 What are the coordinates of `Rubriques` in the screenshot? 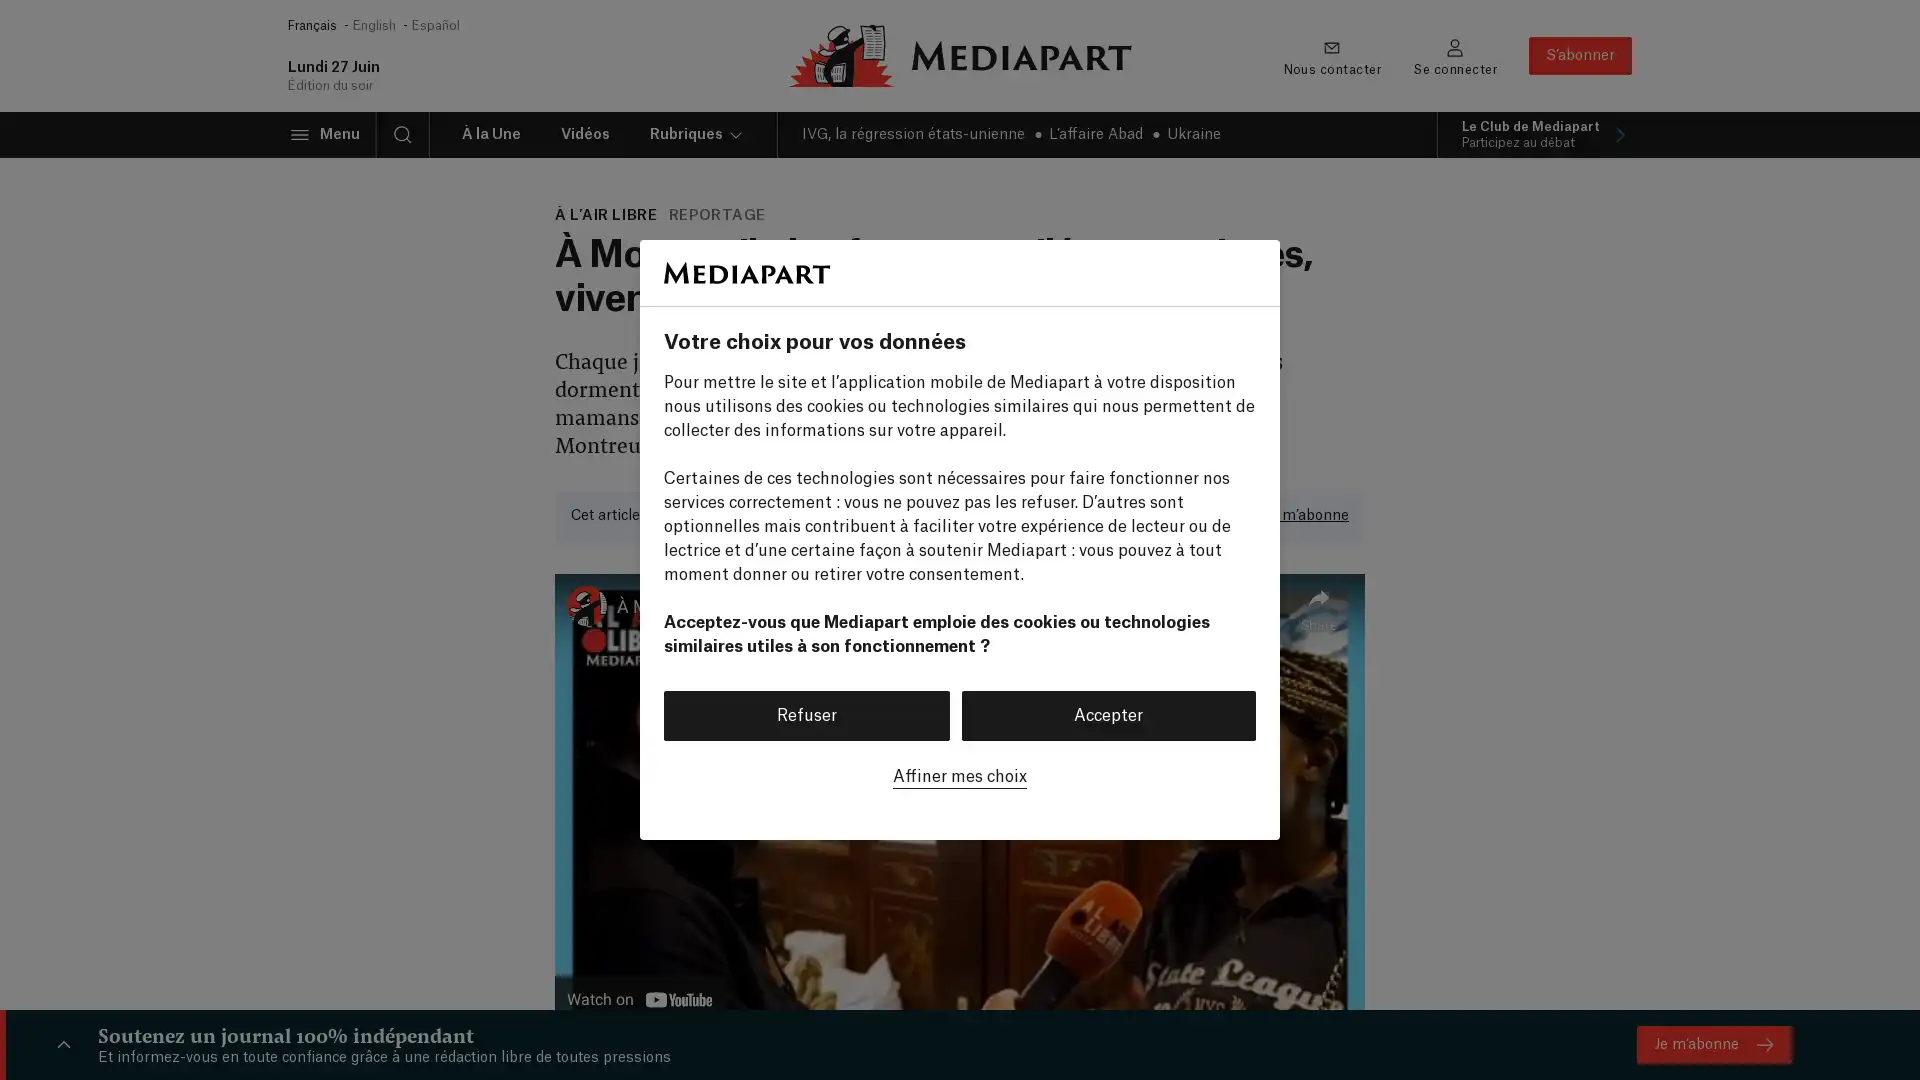 It's located at (696, 135).